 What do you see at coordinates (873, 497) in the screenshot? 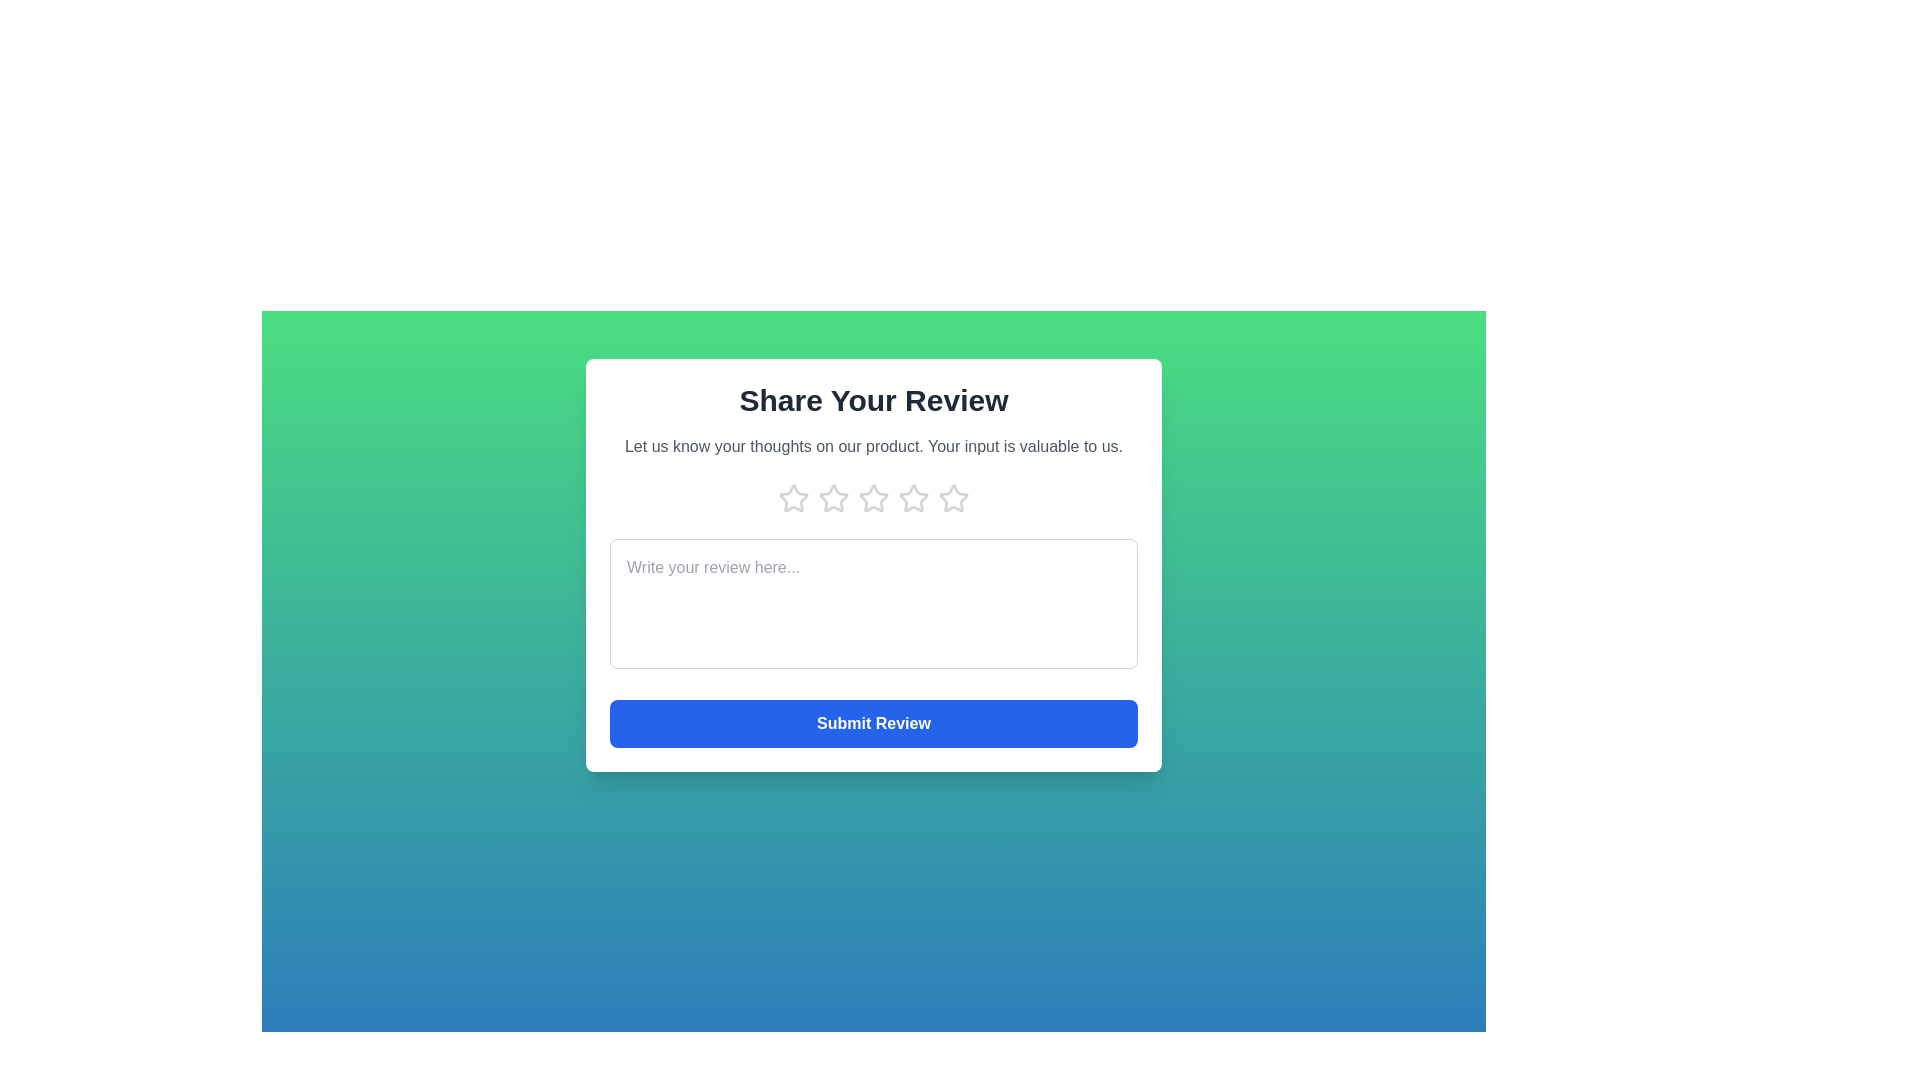
I see `the product rating to 3 stars by clicking on the respective star` at bounding box center [873, 497].